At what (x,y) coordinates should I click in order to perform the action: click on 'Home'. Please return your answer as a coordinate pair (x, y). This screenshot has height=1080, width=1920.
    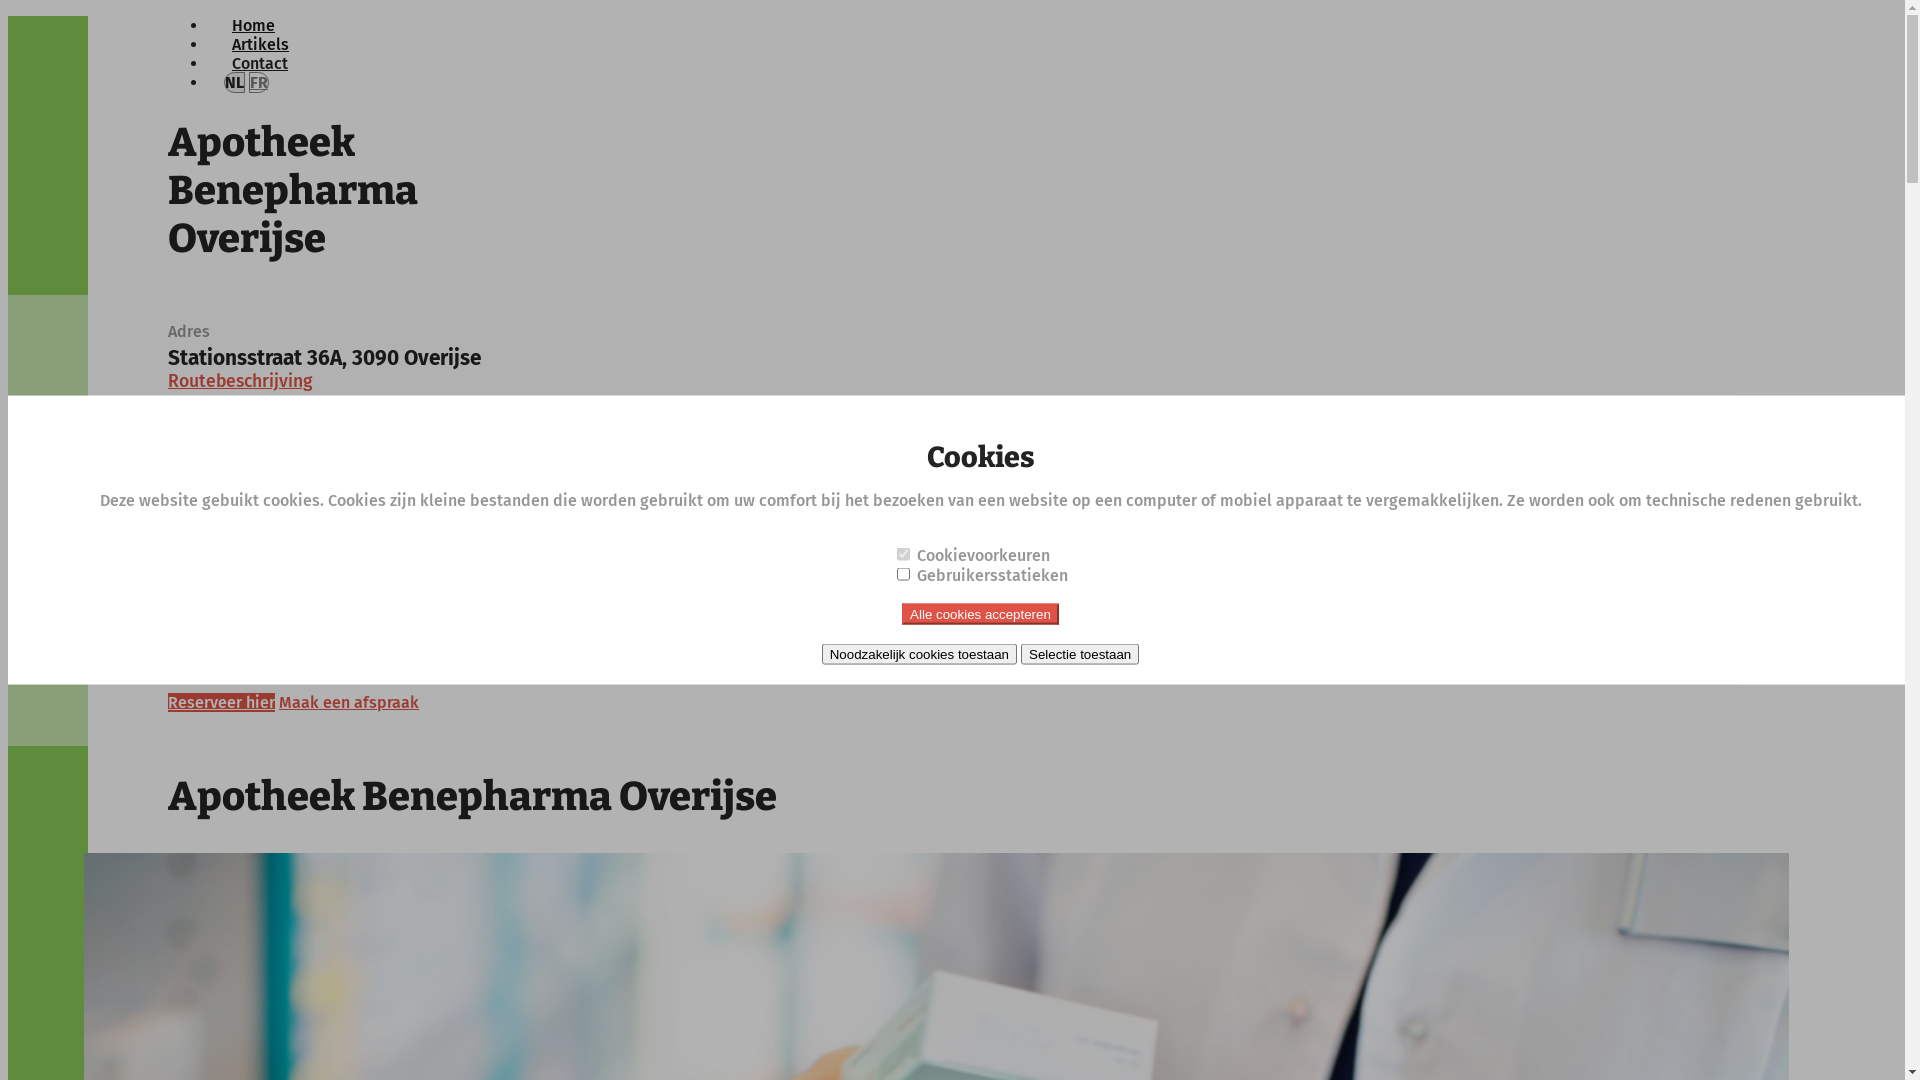
    Looking at the image, I should click on (252, 25).